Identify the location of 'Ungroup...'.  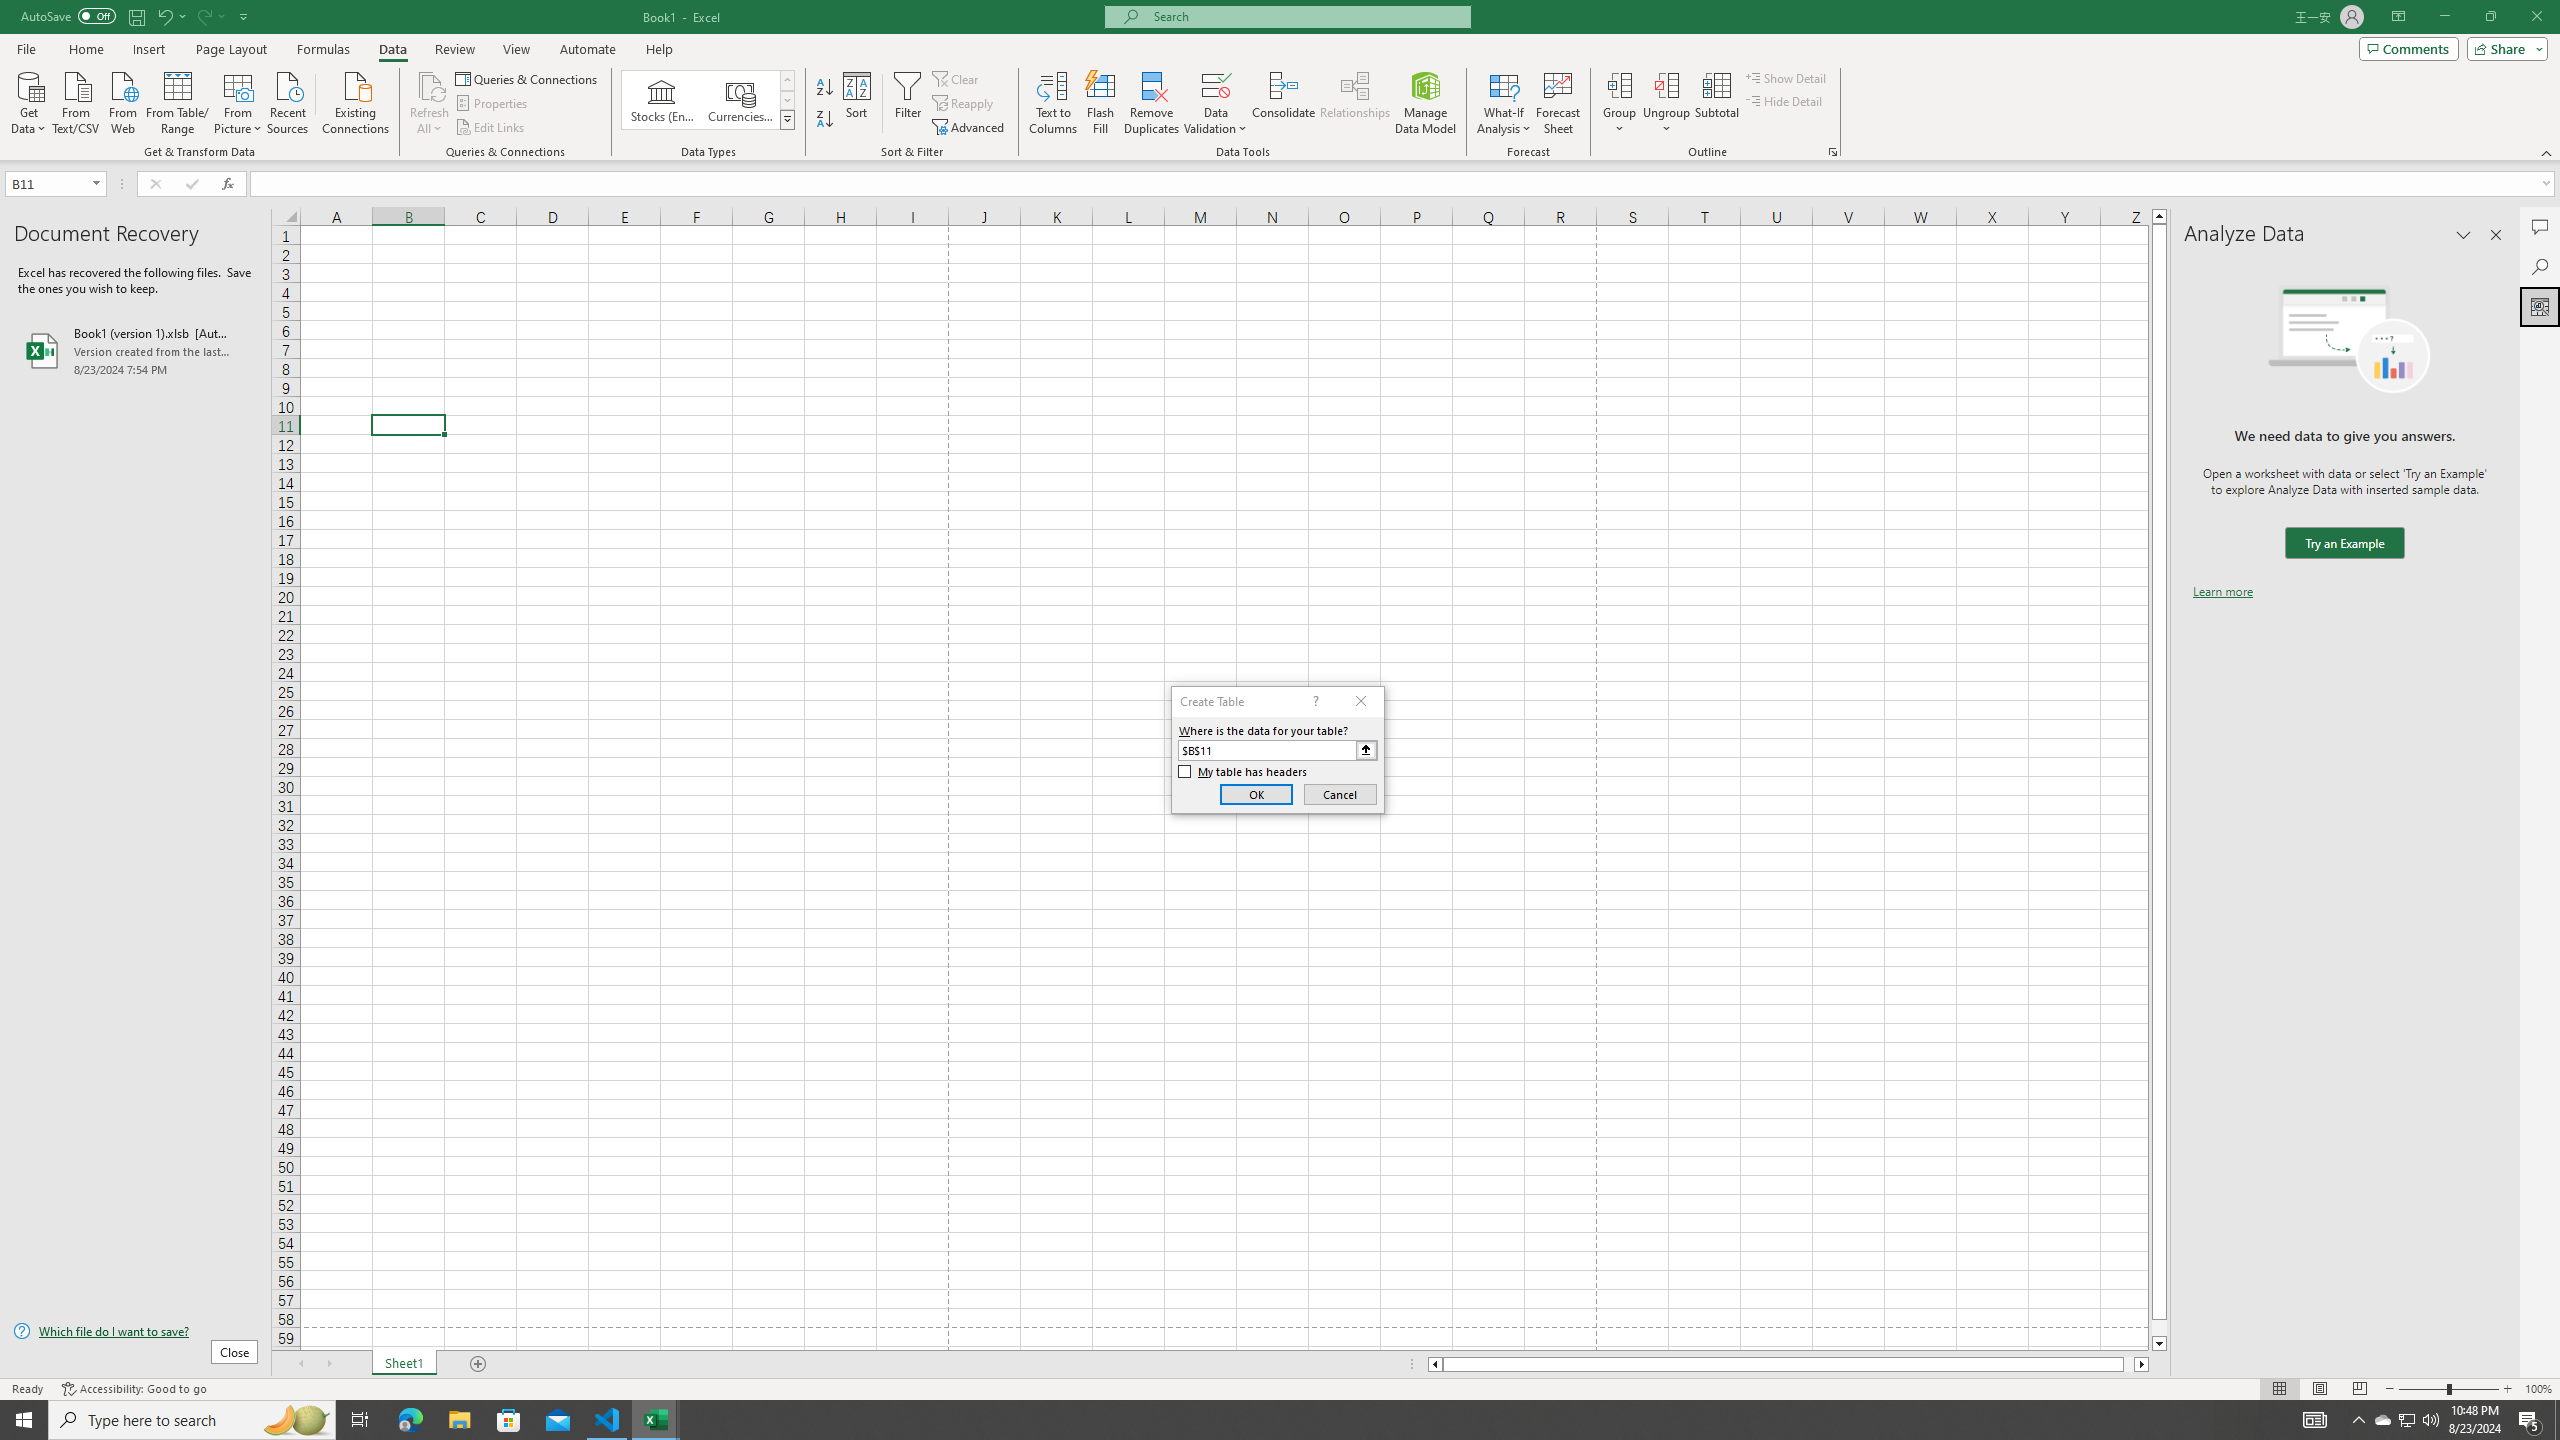
(1666, 103).